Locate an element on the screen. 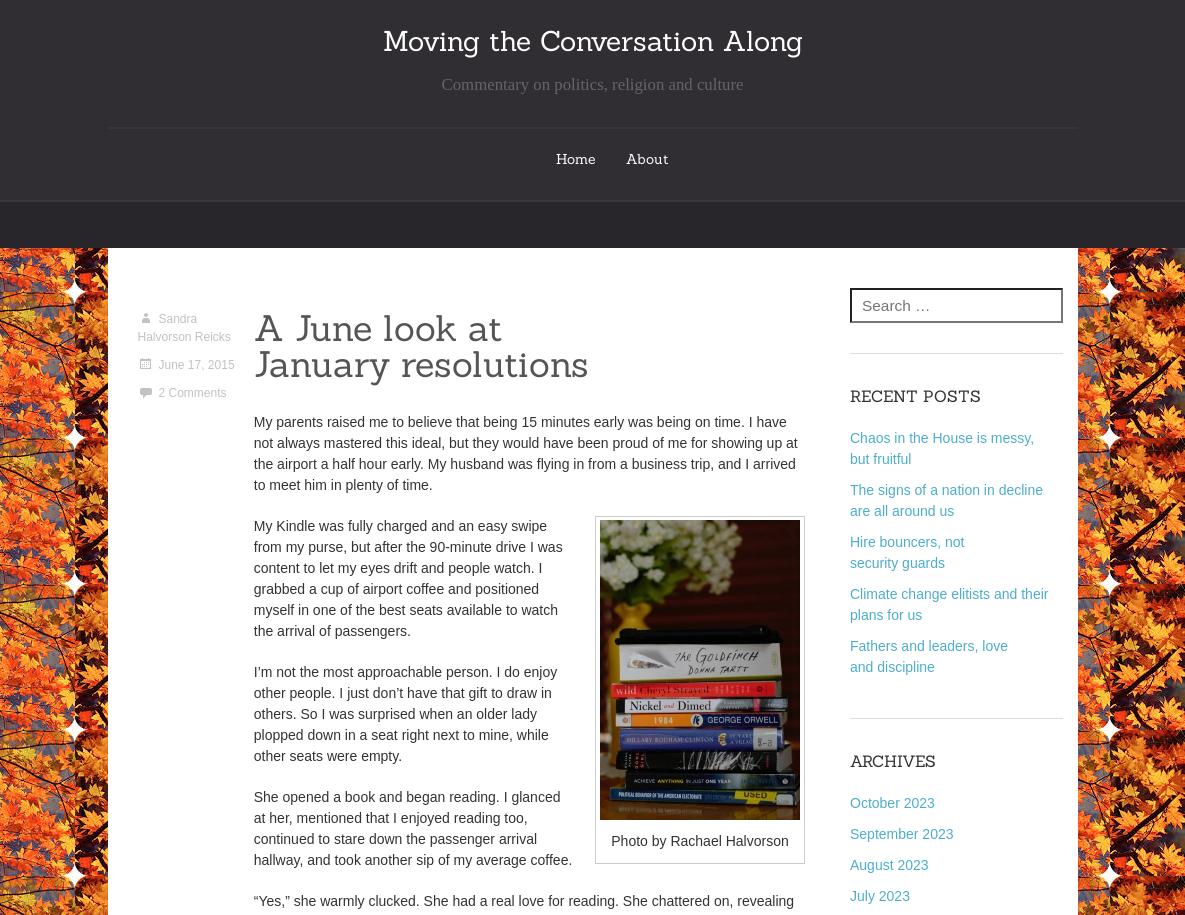  'Photo by Rachael Halvorson' is located at coordinates (698, 839).